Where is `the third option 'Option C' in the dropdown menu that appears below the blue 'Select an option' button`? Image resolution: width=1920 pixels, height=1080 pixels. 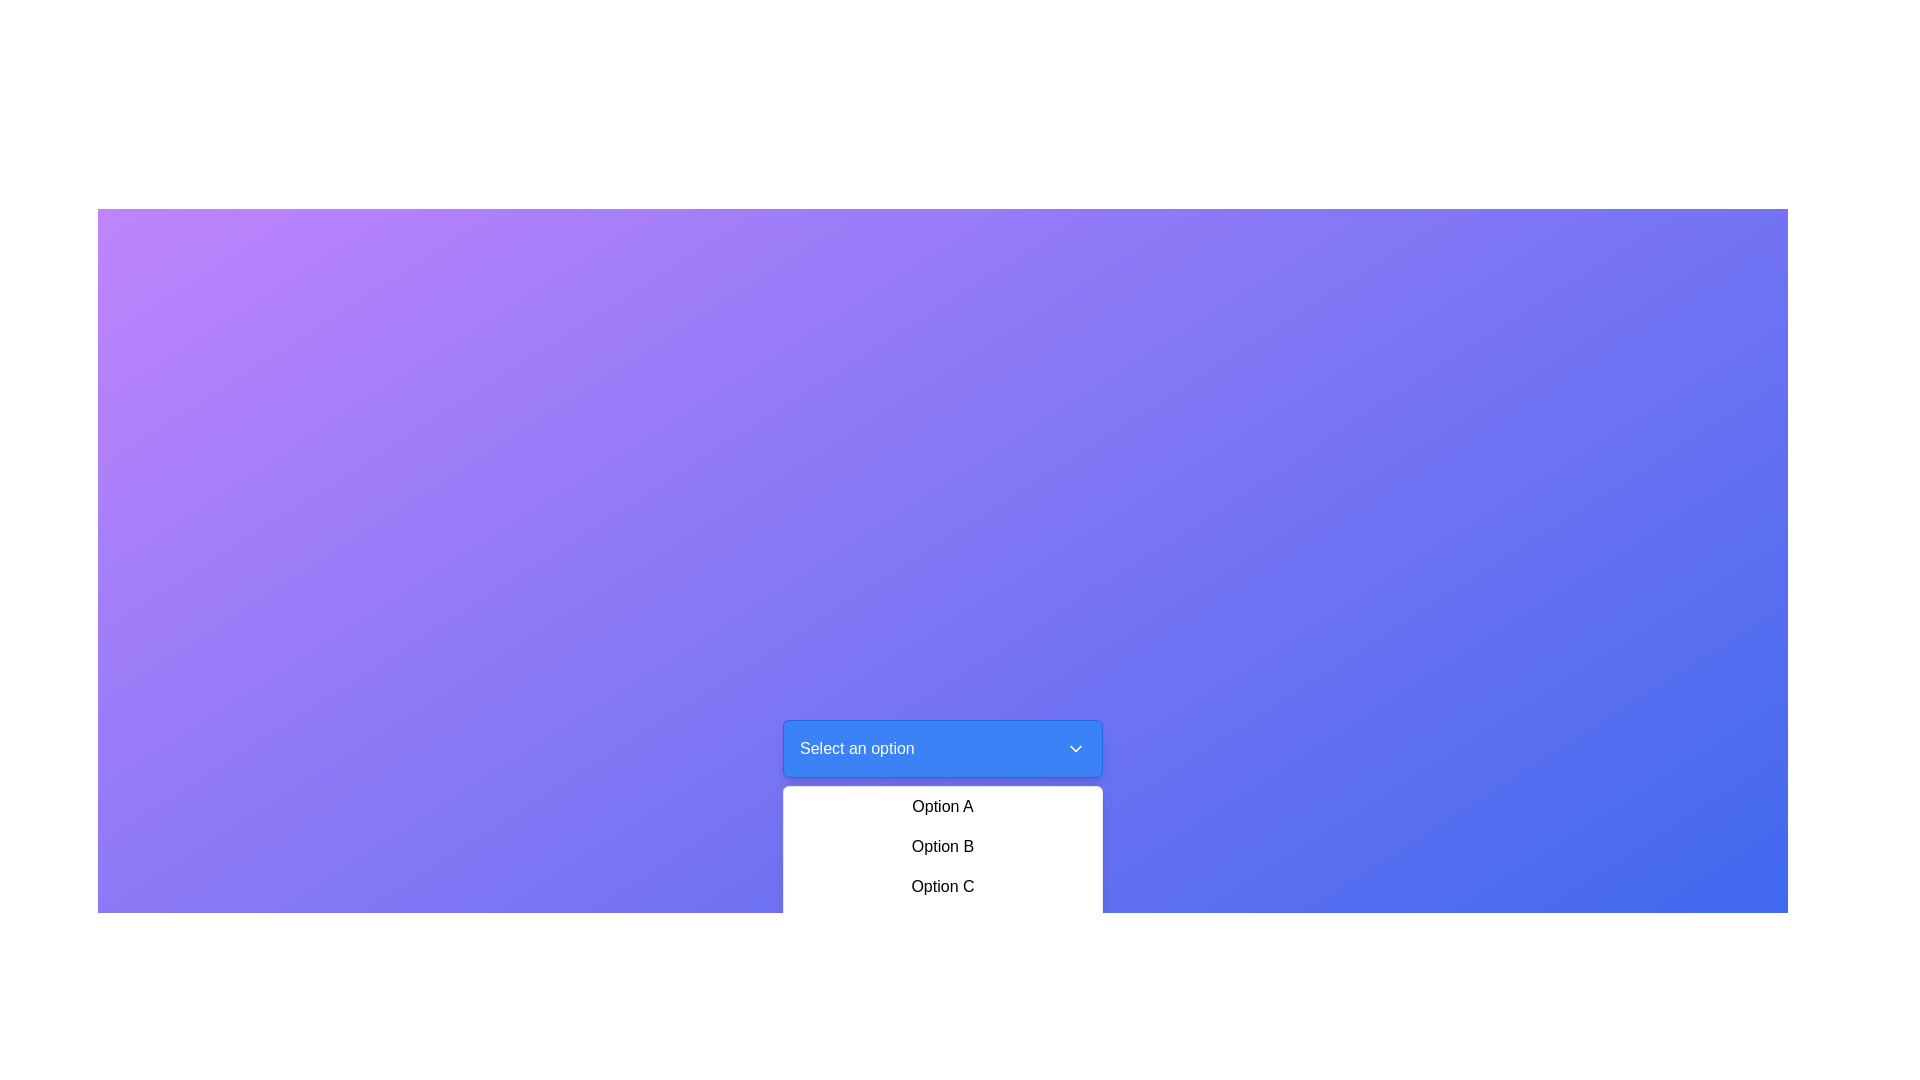
the third option 'Option C' in the dropdown menu that appears below the blue 'Select an option' button is located at coordinates (941, 866).